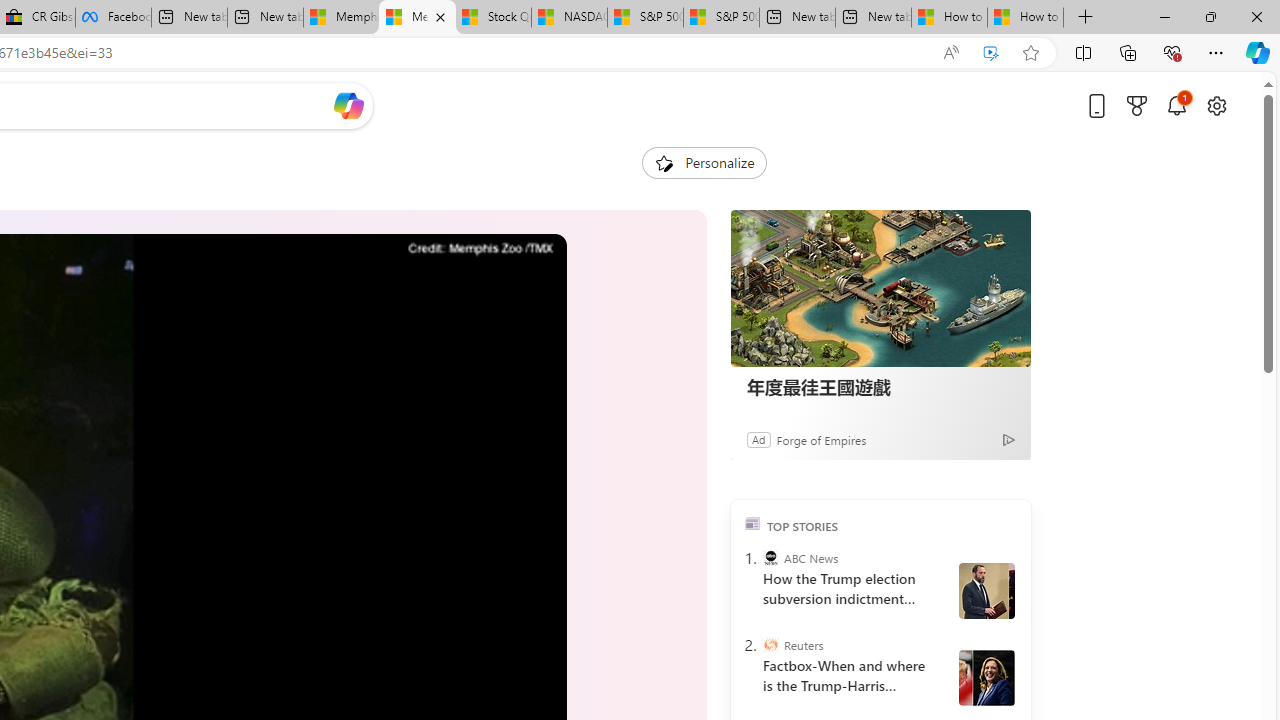 The image size is (1280, 720). What do you see at coordinates (1176, 105) in the screenshot?
I see `'Notifications'` at bounding box center [1176, 105].